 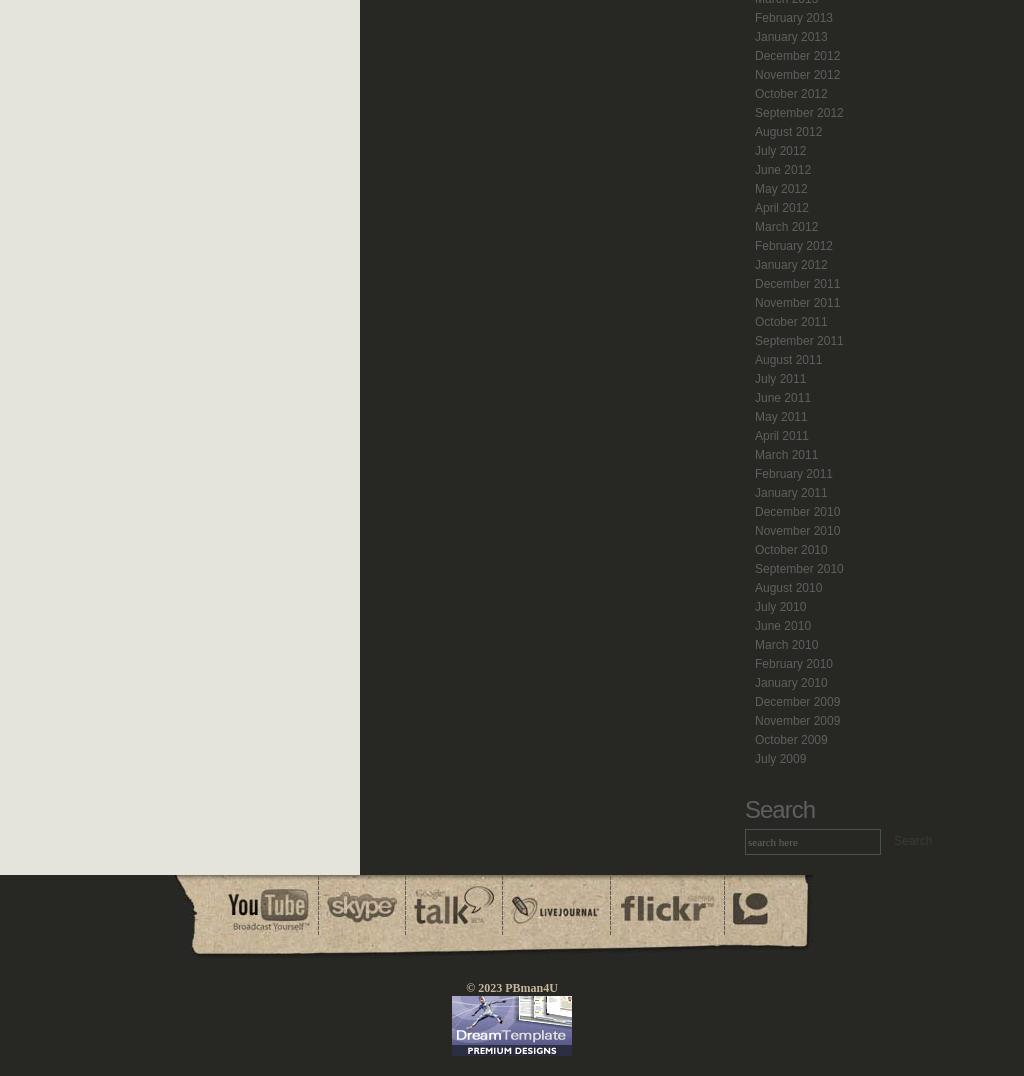 What do you see at coordinates (753, 302) in the screenshot?
I see `'November 2011'` at bounding box center [753, 302].